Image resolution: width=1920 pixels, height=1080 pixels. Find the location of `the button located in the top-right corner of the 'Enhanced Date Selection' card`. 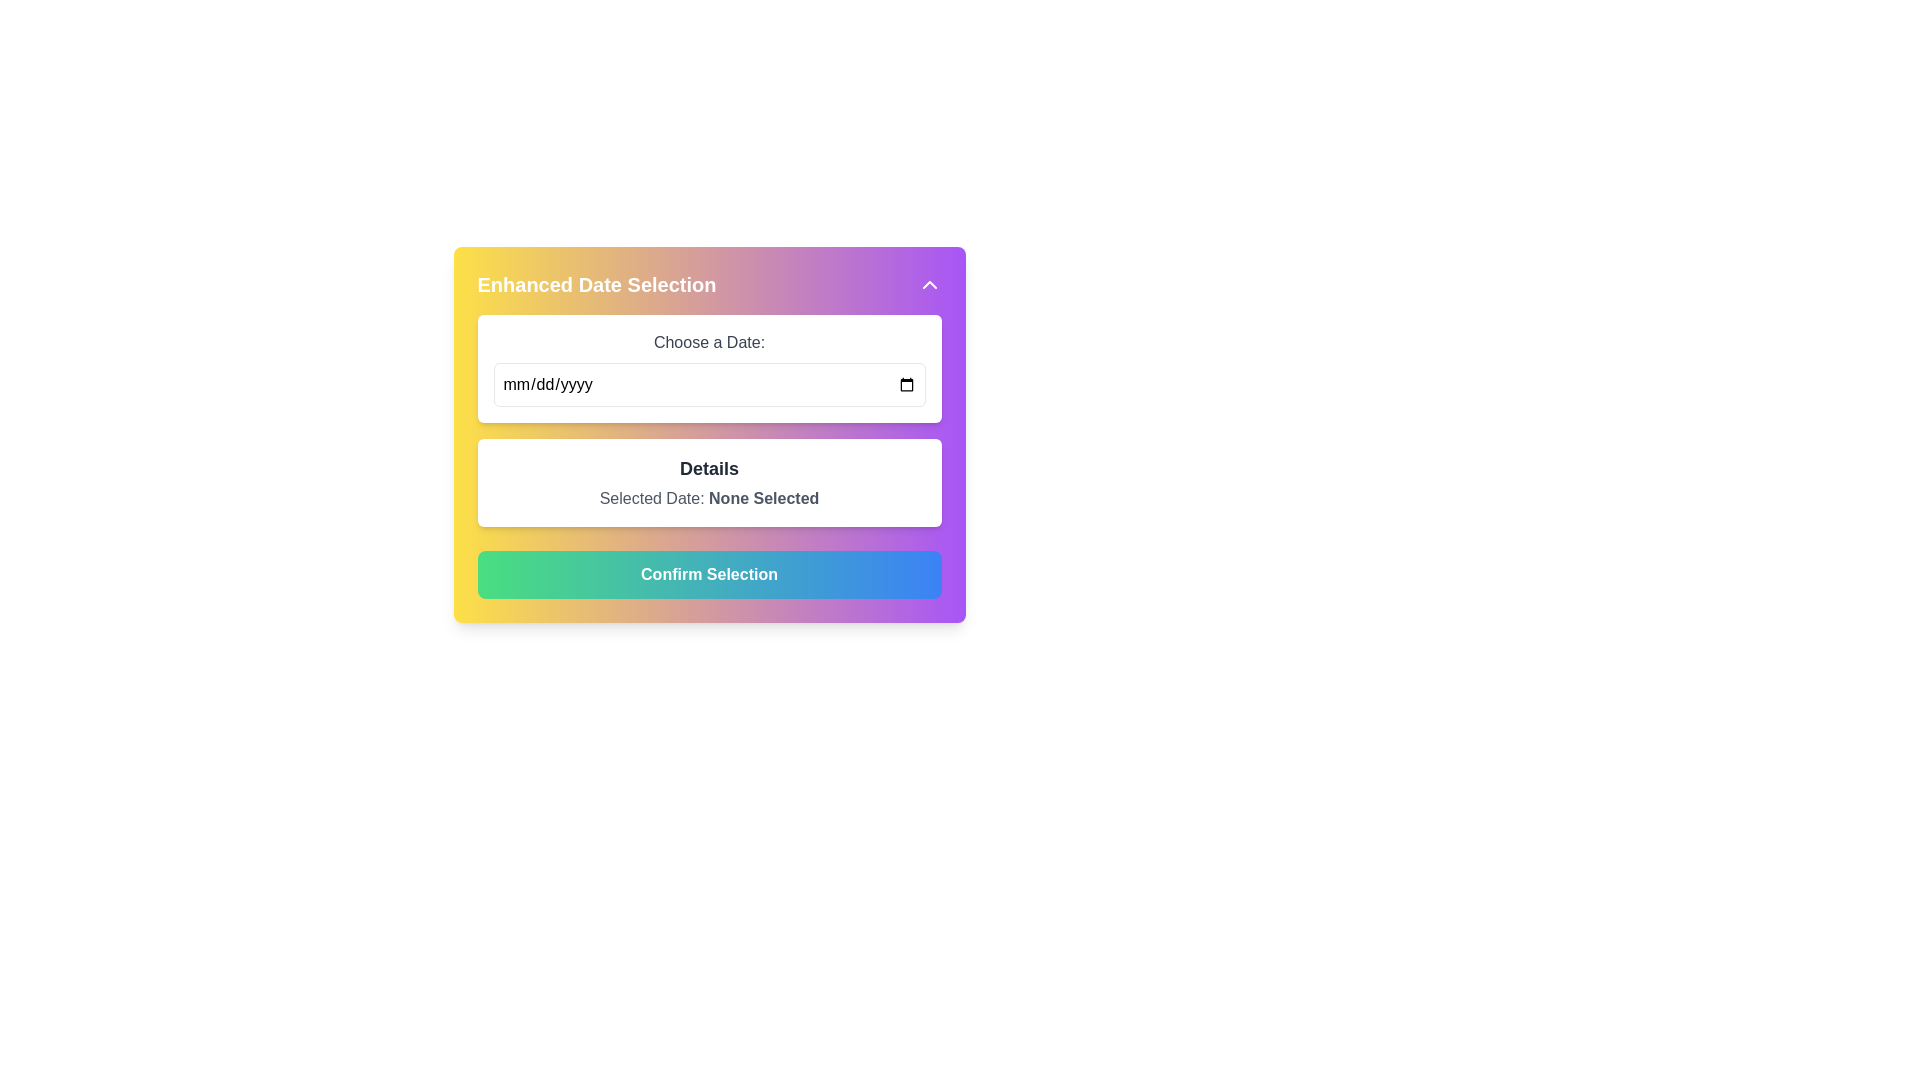

the button located in the top-right corner of the 'Enhanced Date Selection' card is located at coordinates (928, 285).